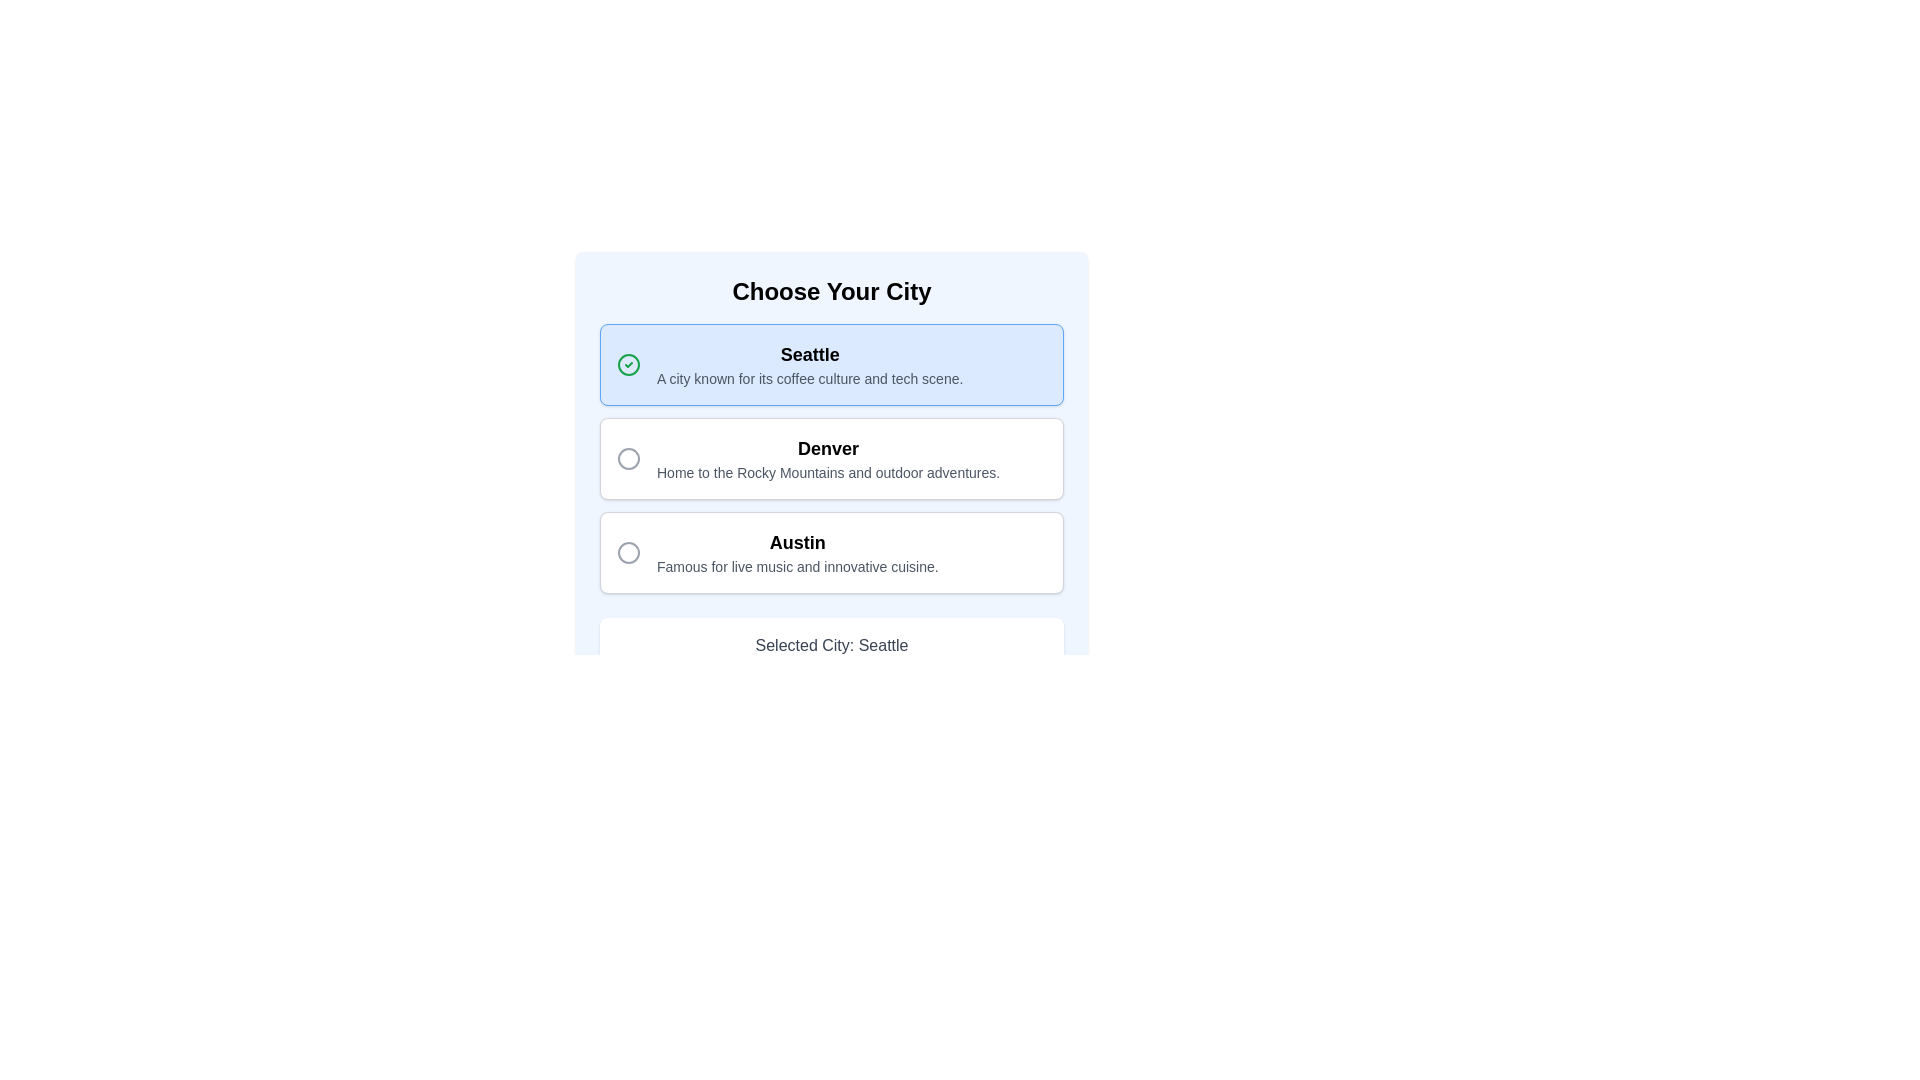 The height and width of the screenshot is (1080, 1920). I want to click on the text label that reads 'Famous for live music and innovative cuisine', which is positioned below the header 'Austin' in the city options list, so click(796, 567).